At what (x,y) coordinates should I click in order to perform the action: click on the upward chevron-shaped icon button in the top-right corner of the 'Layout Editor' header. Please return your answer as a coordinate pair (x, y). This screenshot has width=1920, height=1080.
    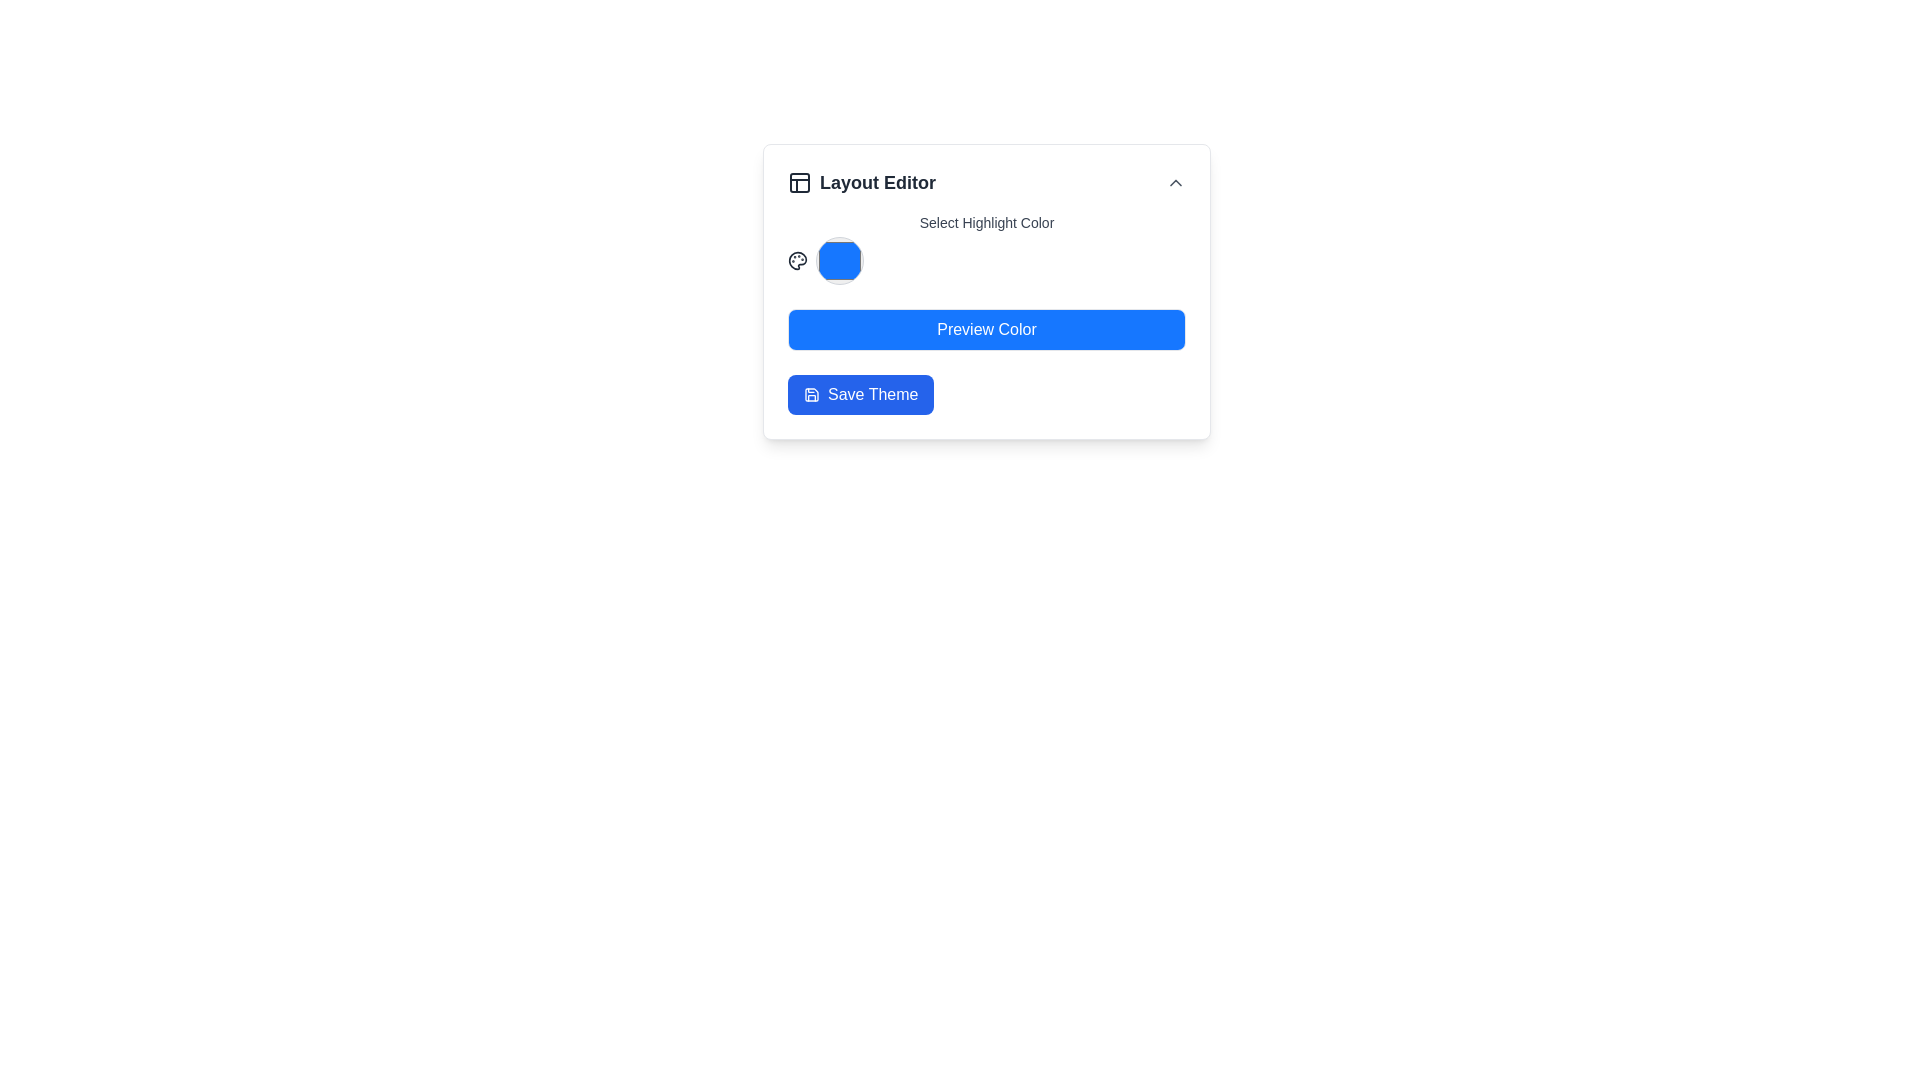
    Looking at the image, I should click on (1176, 182).